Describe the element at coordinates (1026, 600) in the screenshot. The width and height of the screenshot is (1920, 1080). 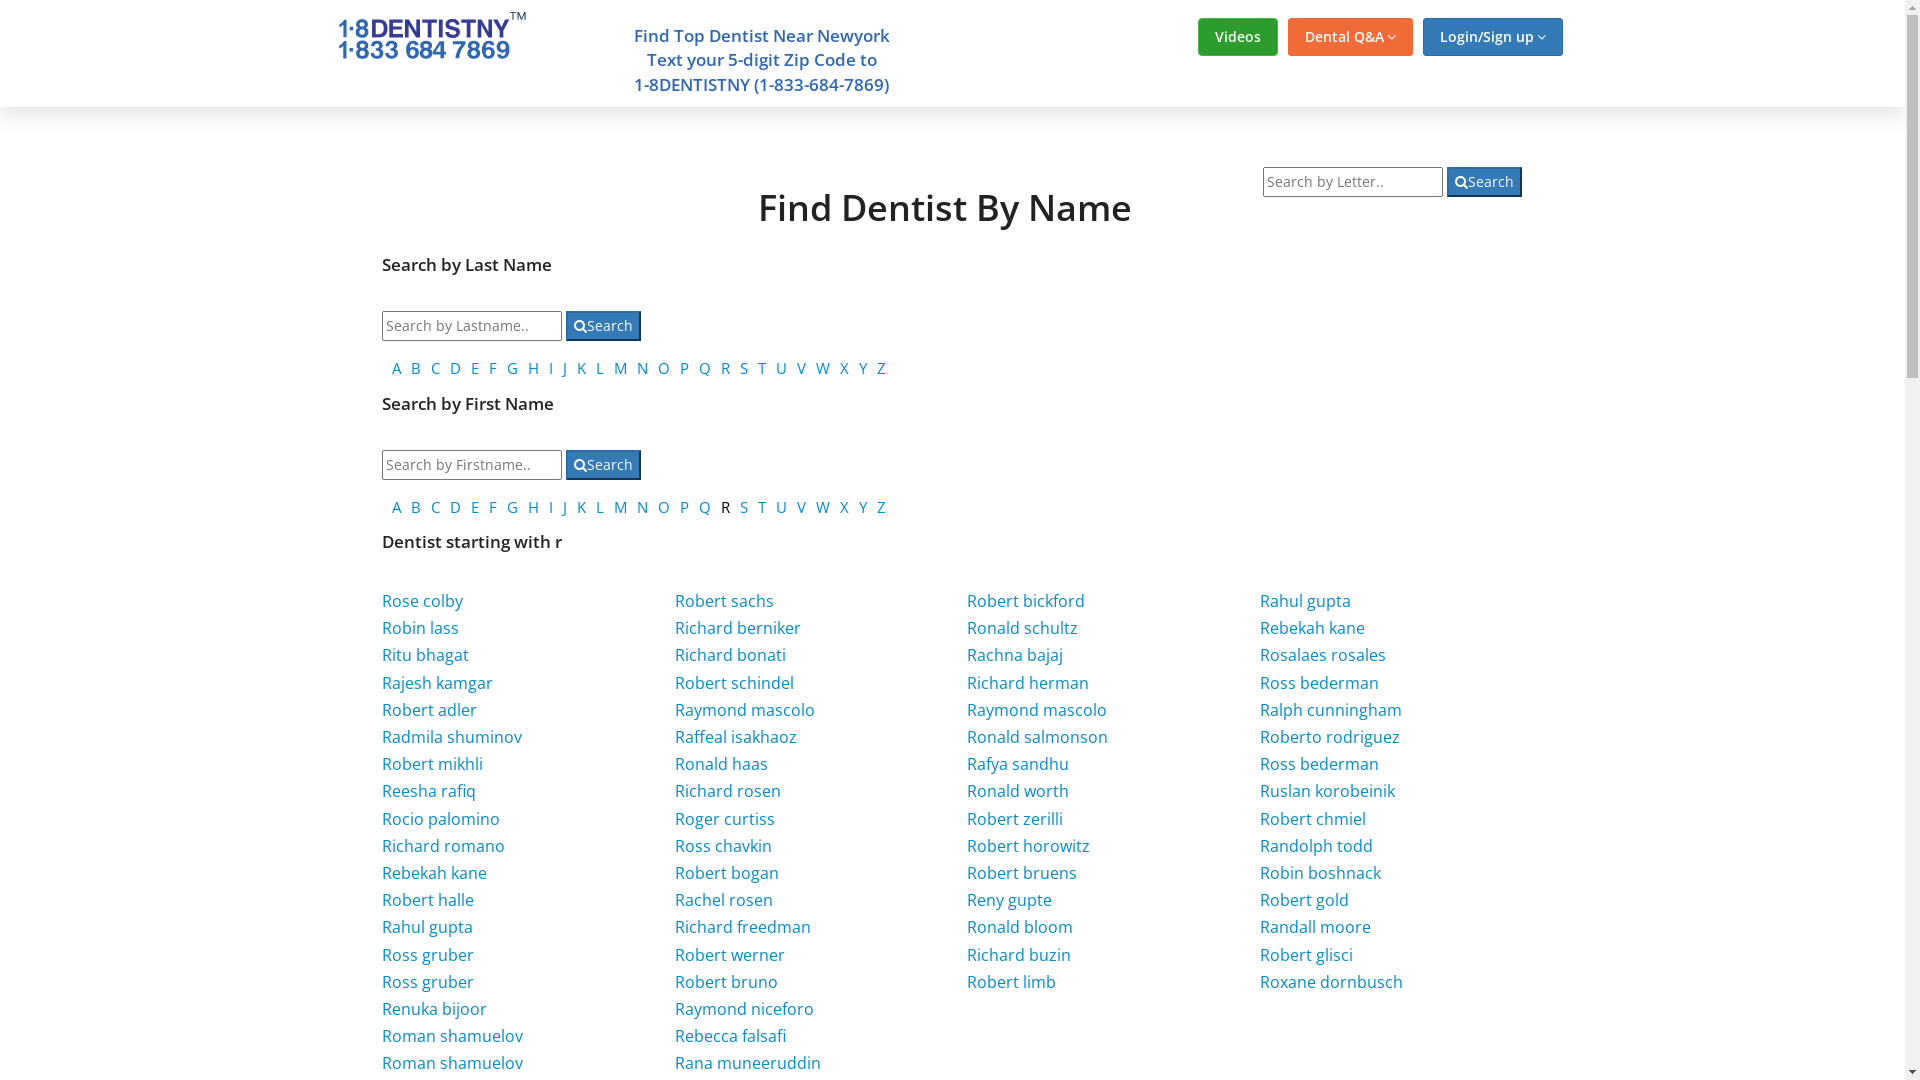
I see `'Robert bickford'` at that location.